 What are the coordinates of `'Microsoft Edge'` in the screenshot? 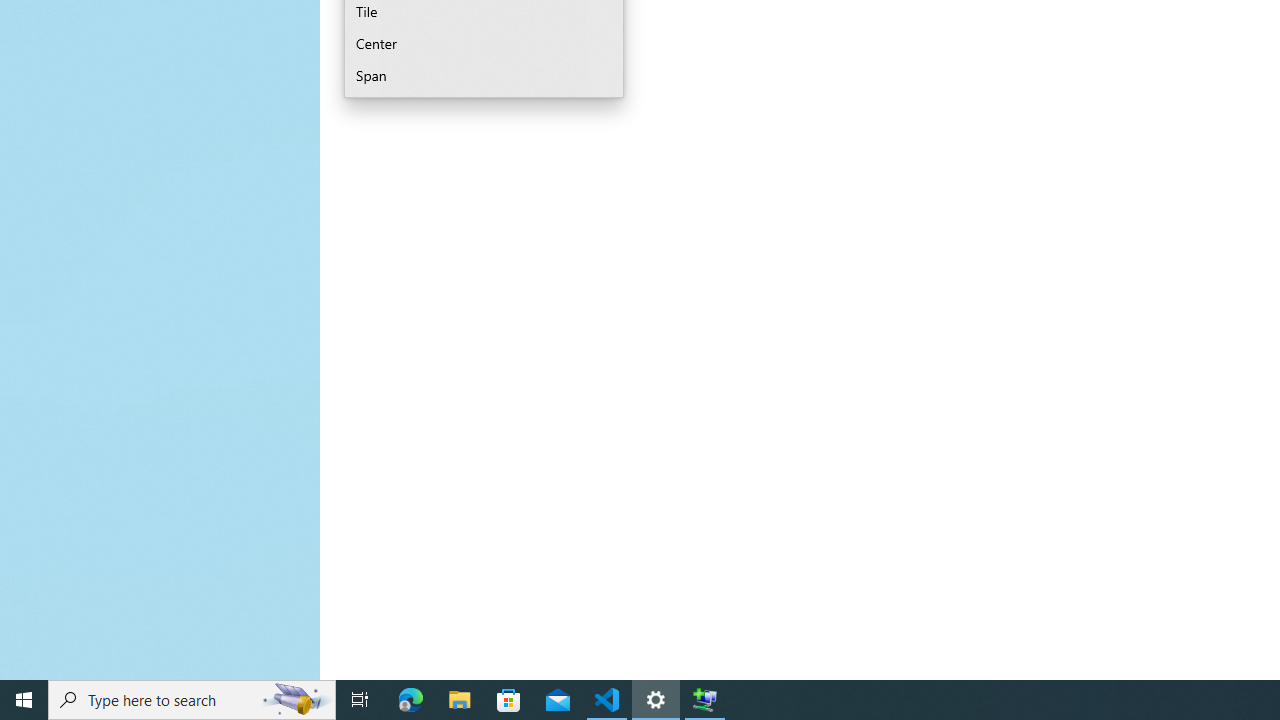 It's located at (410, 698).